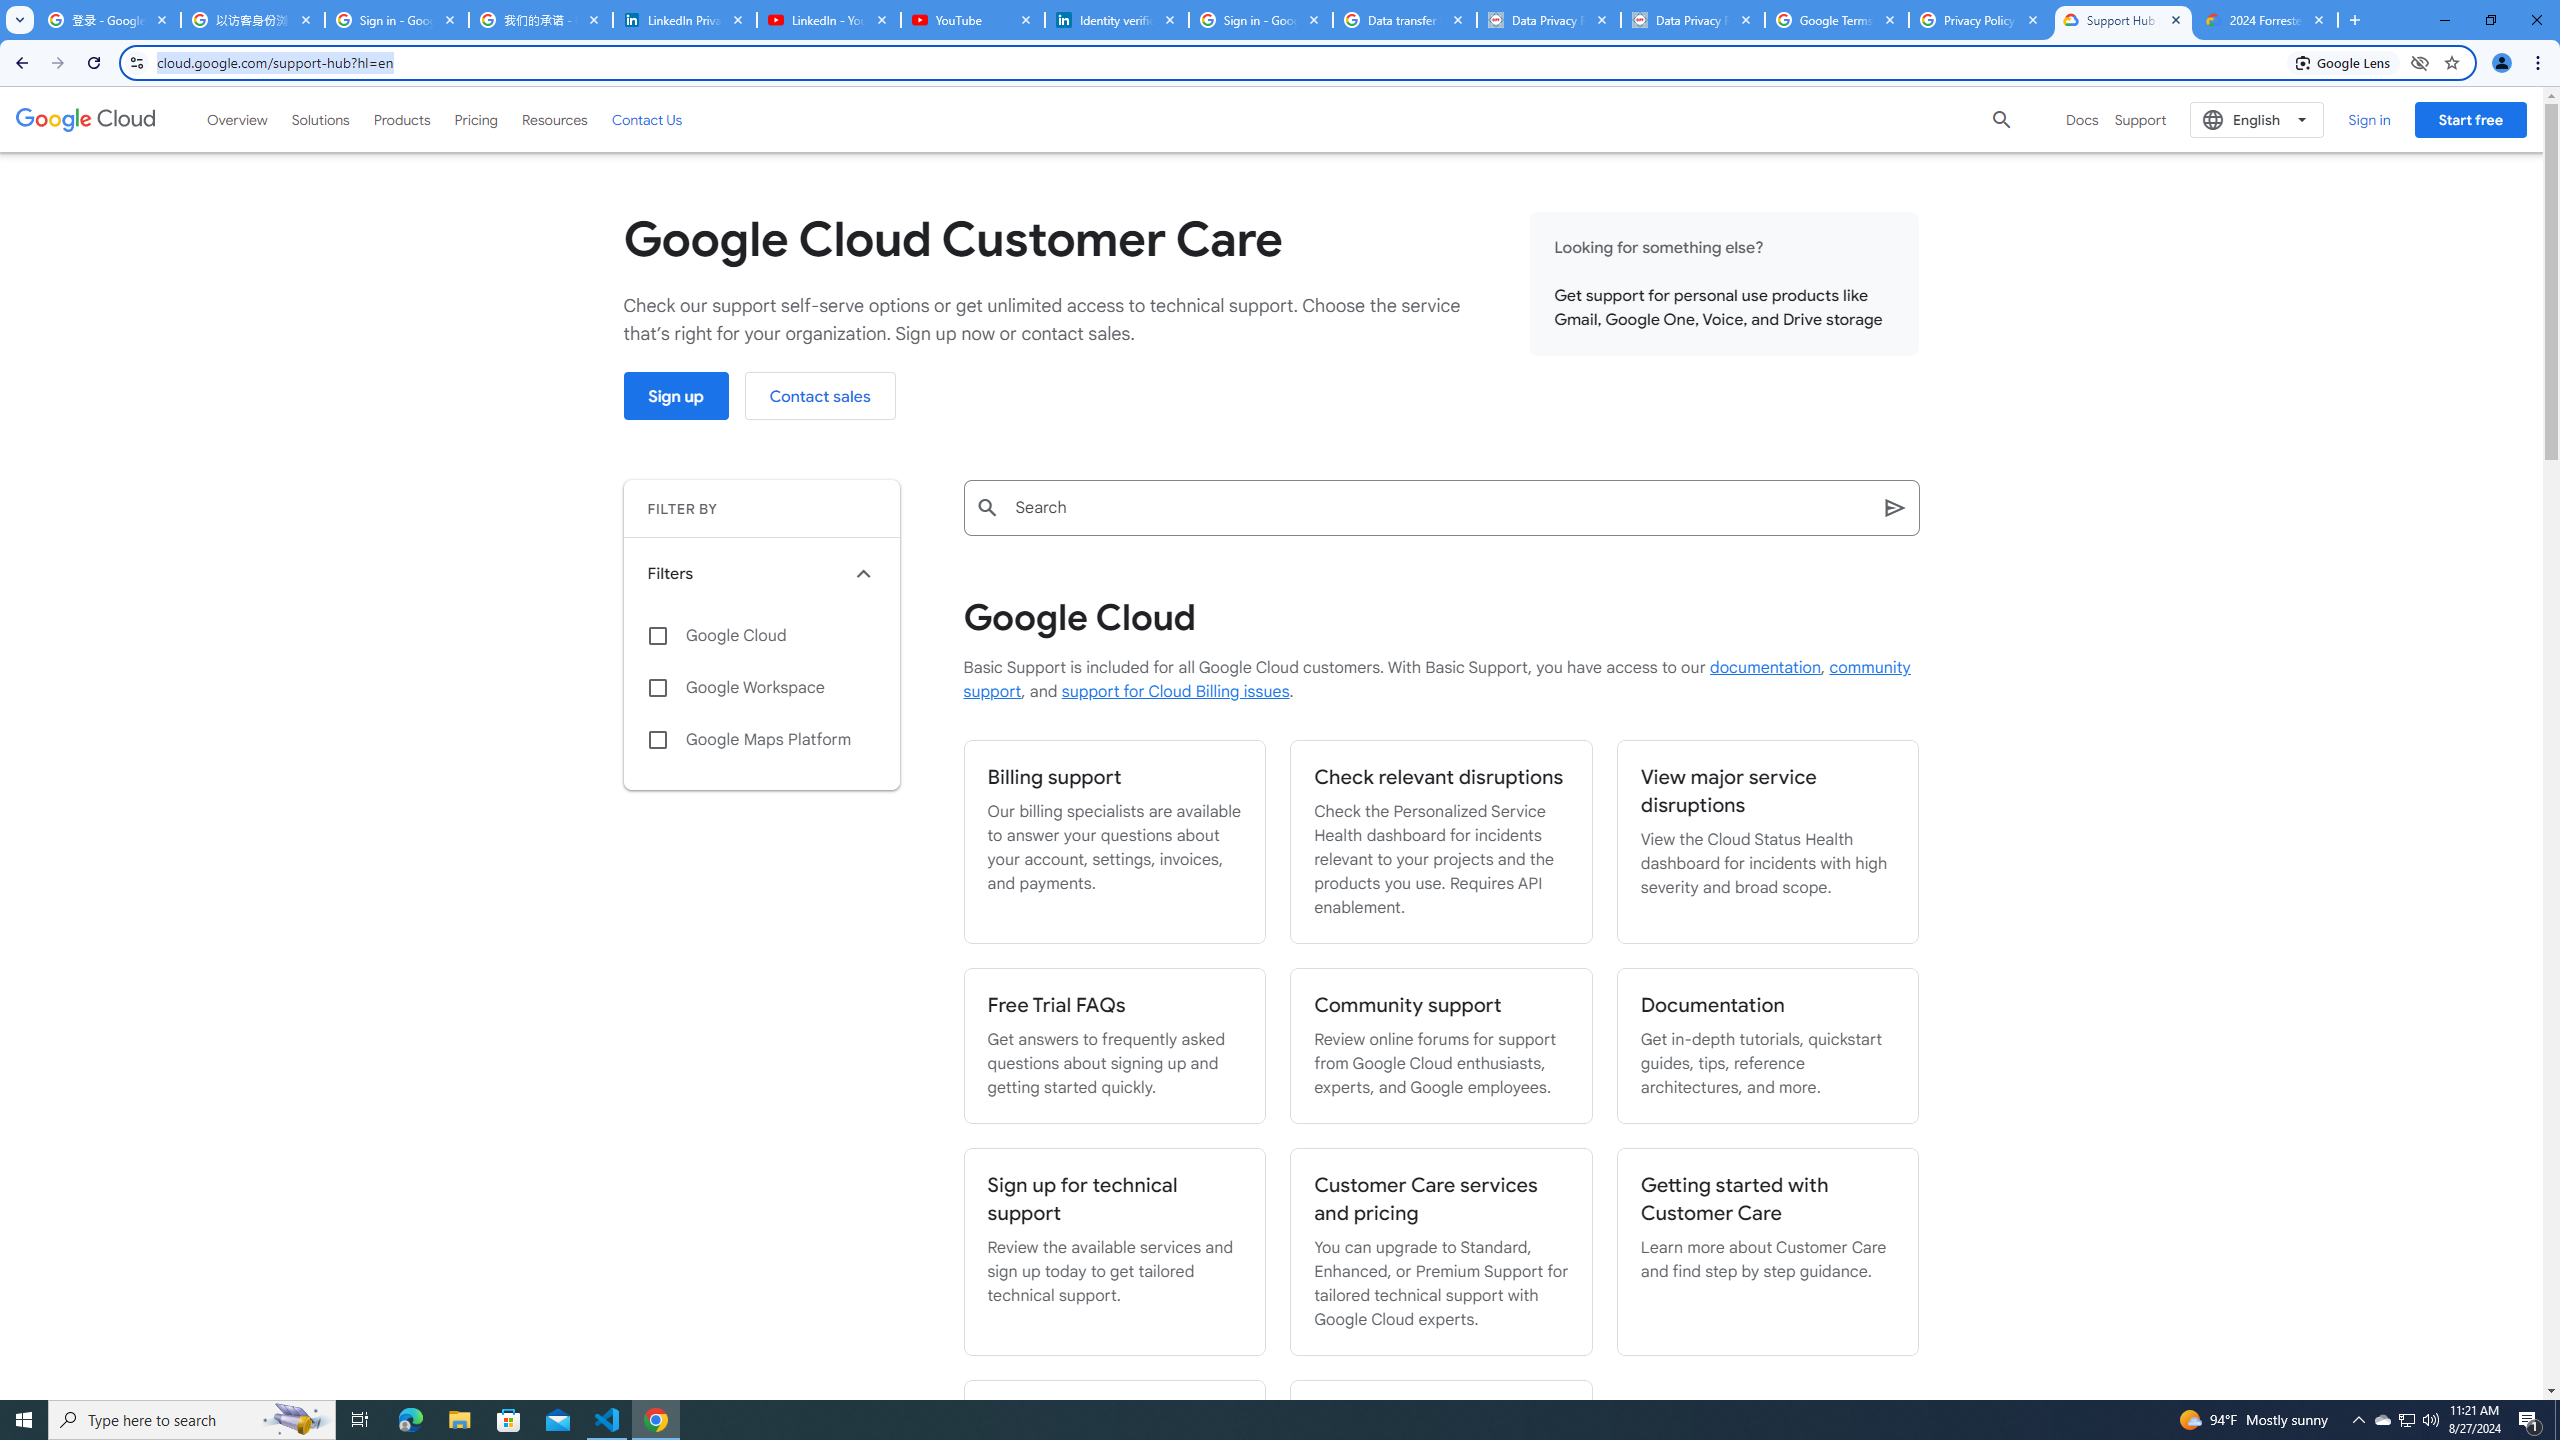  Describe the element at coordinates (761, 688) in the screenshot. I see `'Google Workspace'` at that location.